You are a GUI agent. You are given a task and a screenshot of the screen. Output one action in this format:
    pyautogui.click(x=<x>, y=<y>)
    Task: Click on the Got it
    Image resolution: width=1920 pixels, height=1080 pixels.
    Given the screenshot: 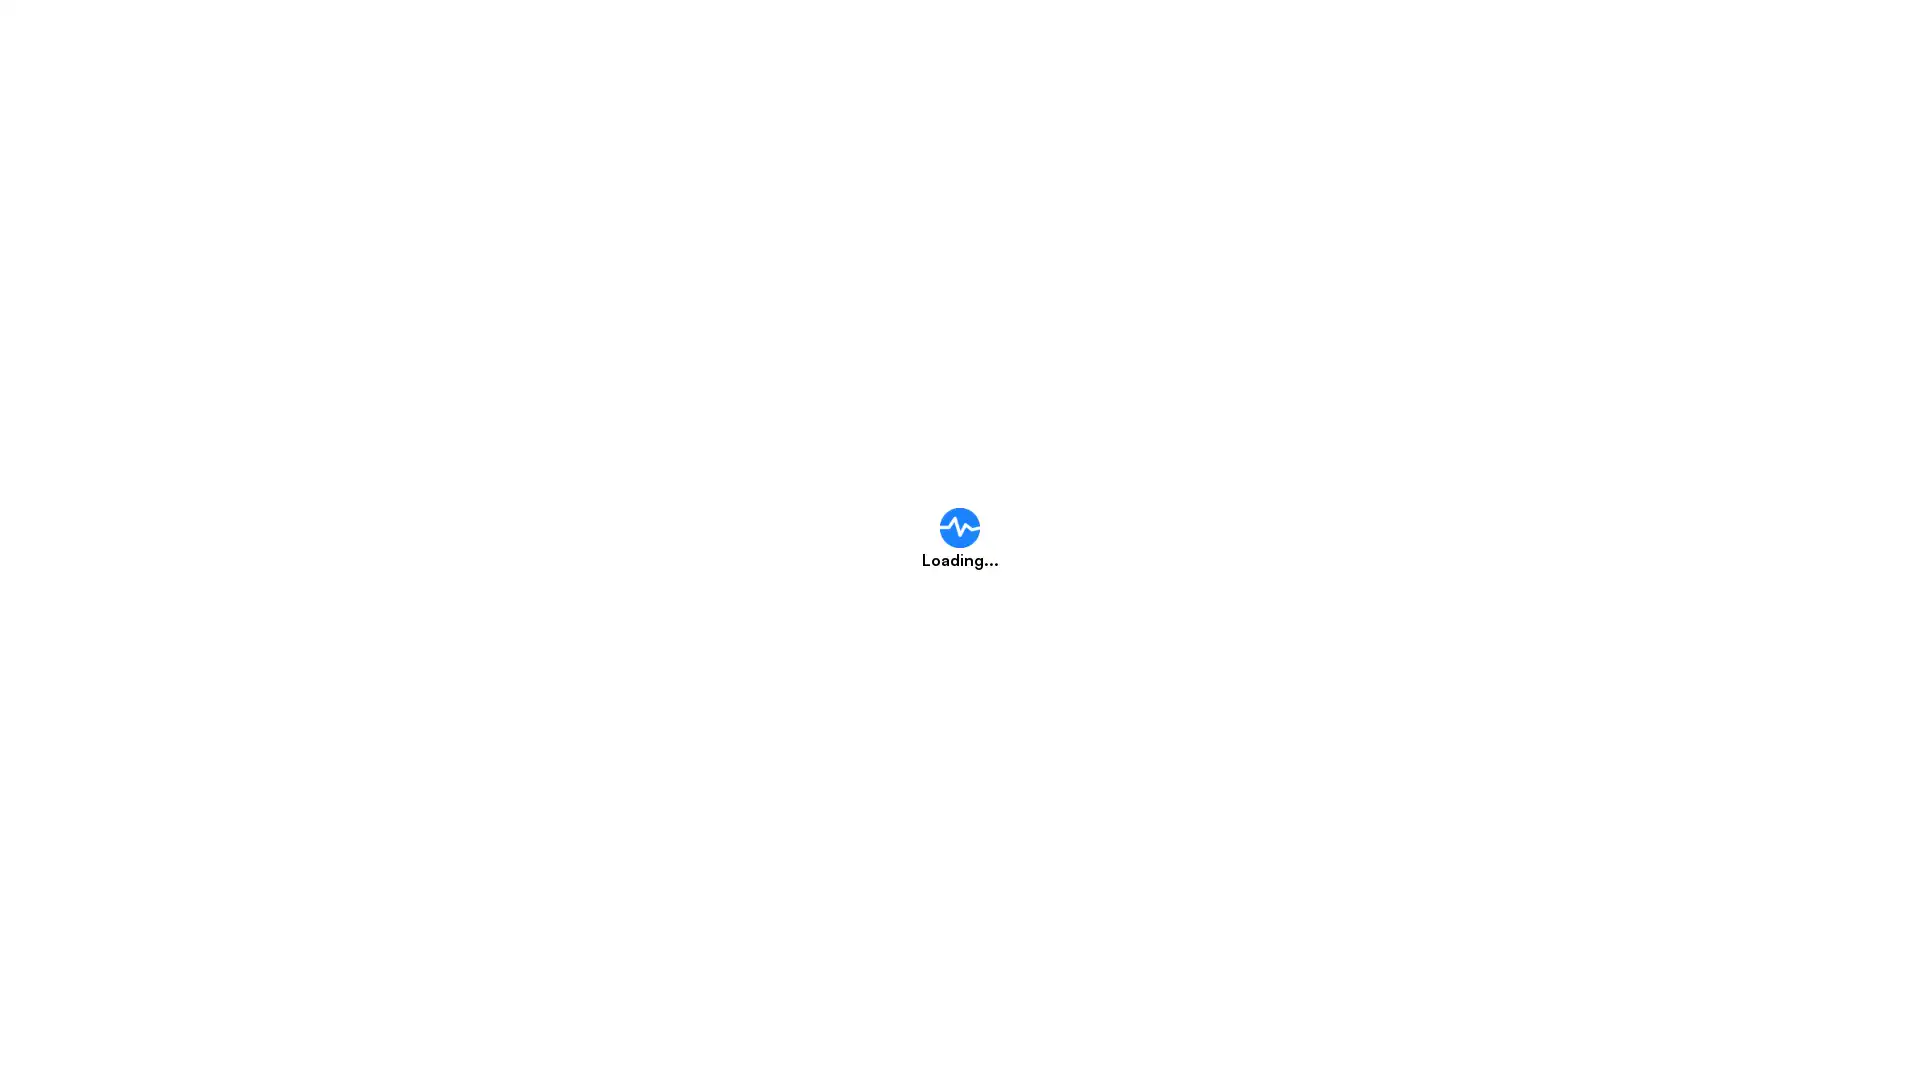 What is the action you would take?
    pyautogui.click(x=974, y=648)
    